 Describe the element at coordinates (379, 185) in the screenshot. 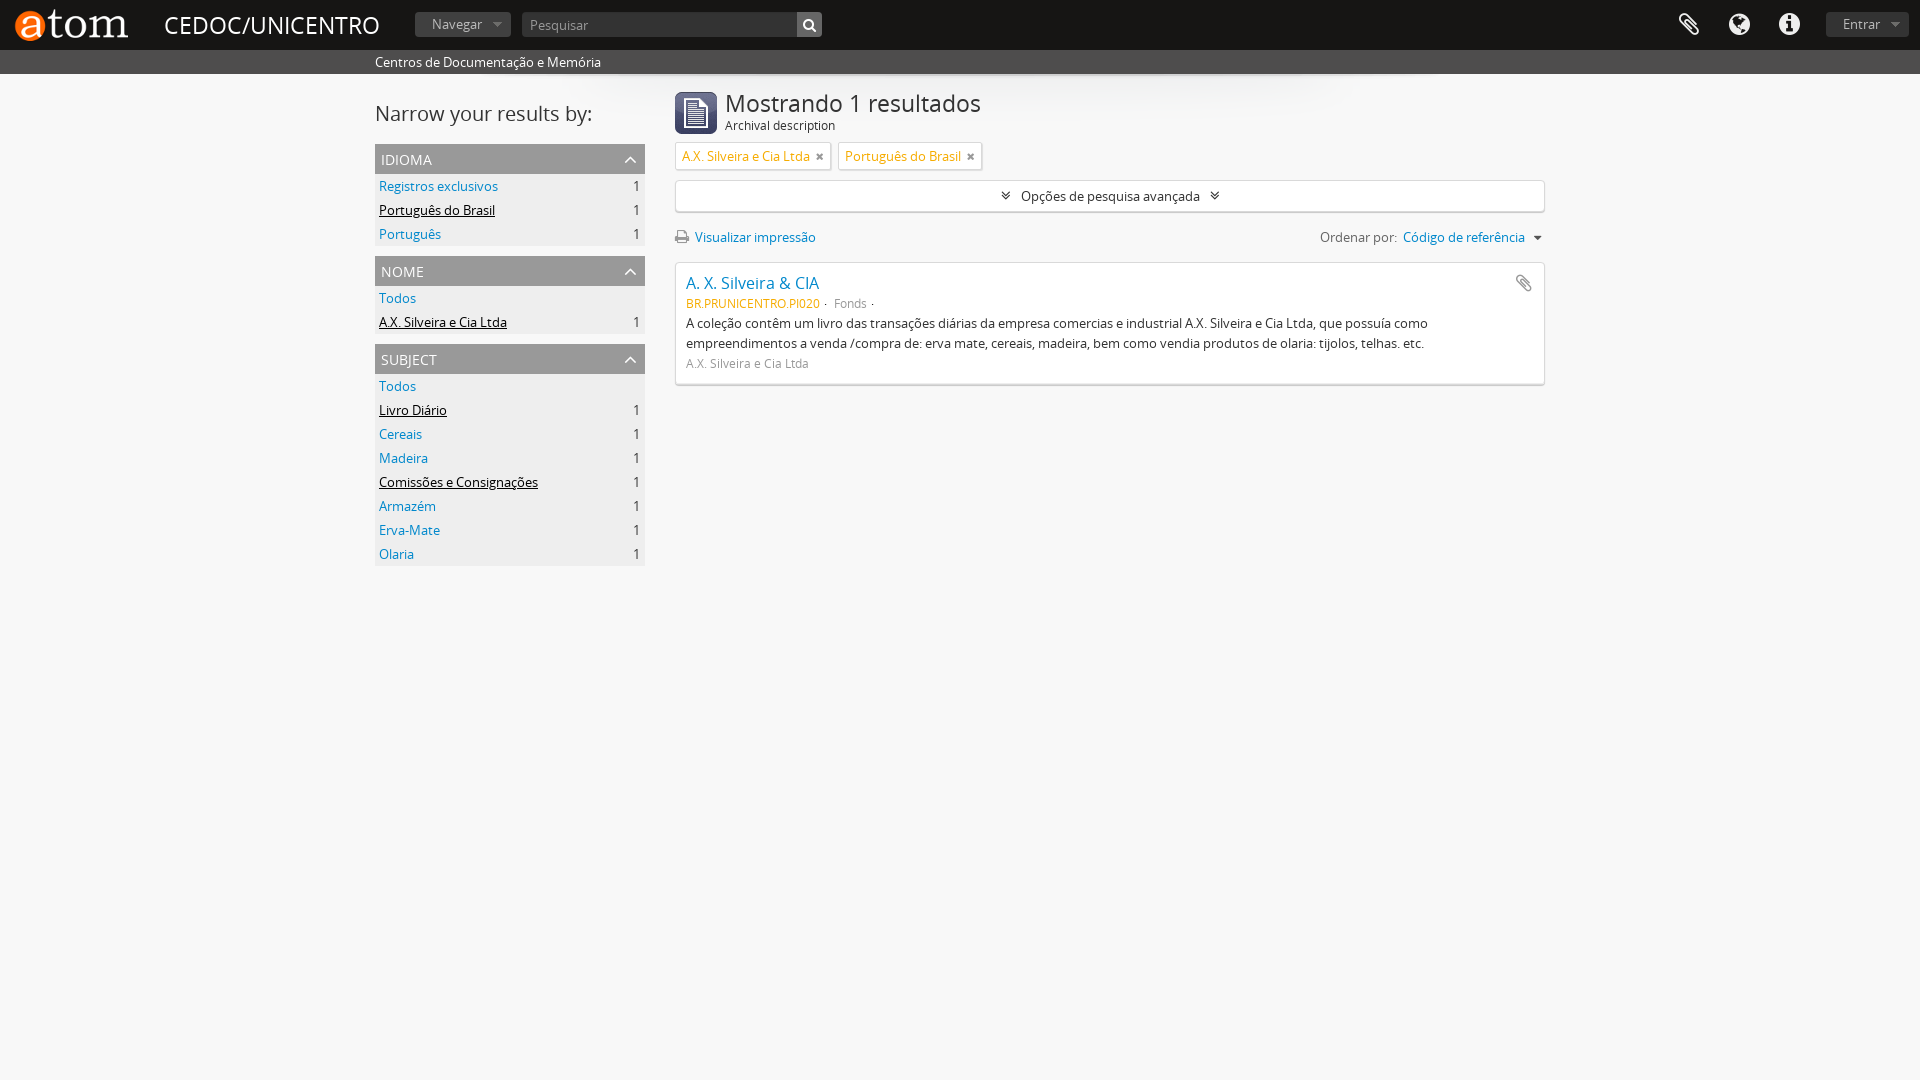

I see `'Registros exclusivos'` at that location.